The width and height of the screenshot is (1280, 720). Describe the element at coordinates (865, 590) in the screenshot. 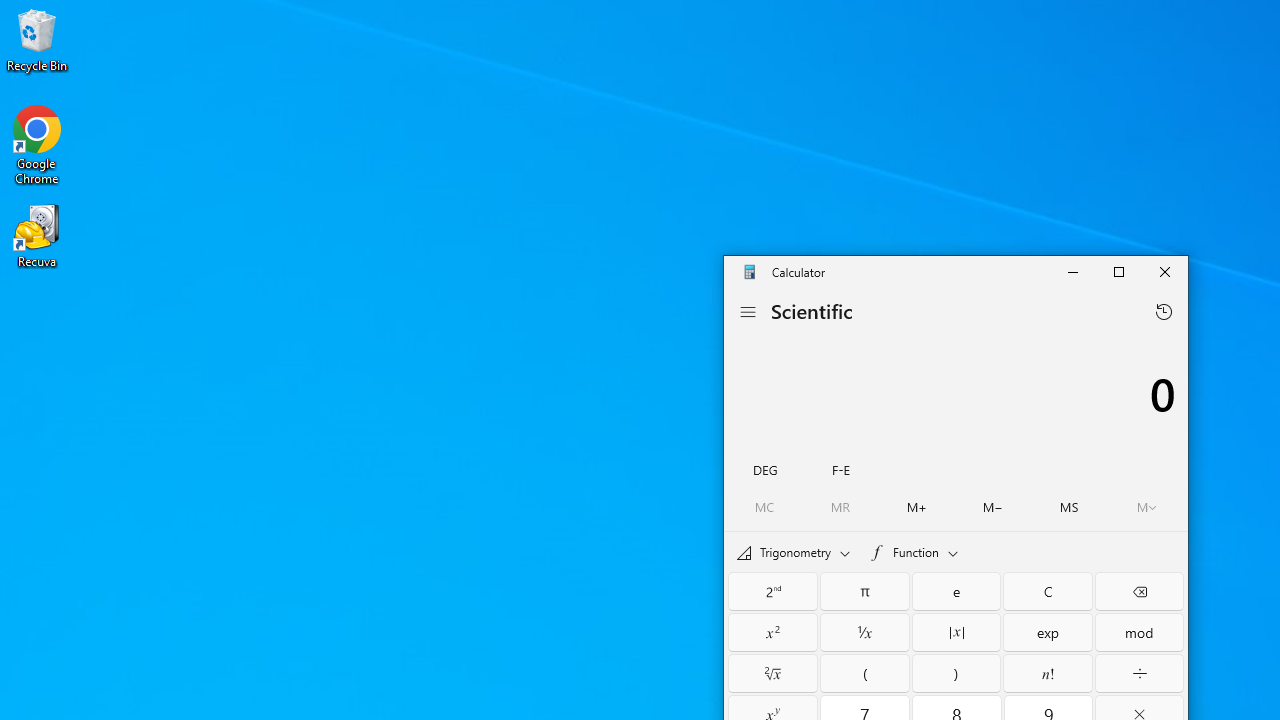

I see `'Pi'` at that location.